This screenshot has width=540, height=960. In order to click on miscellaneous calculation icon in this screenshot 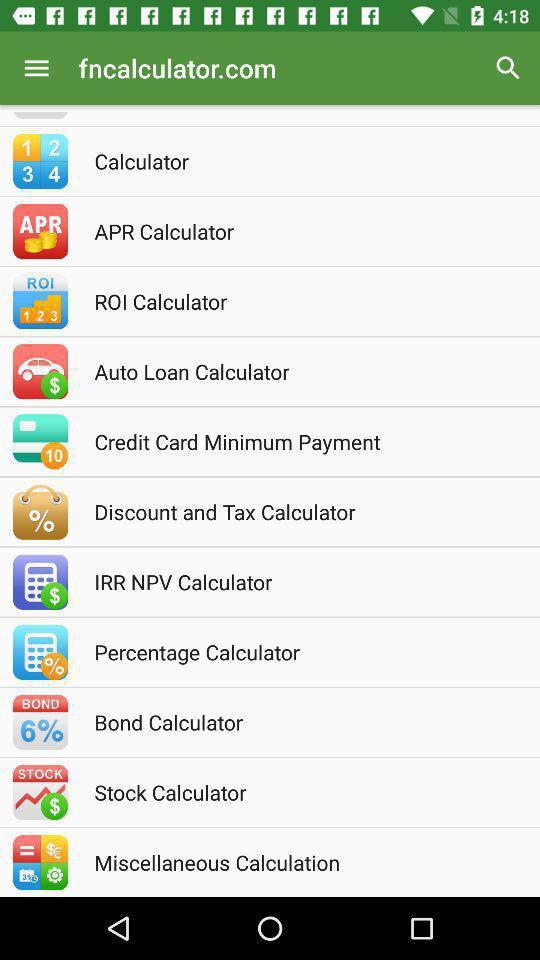, I will do `click(296, 861)`.